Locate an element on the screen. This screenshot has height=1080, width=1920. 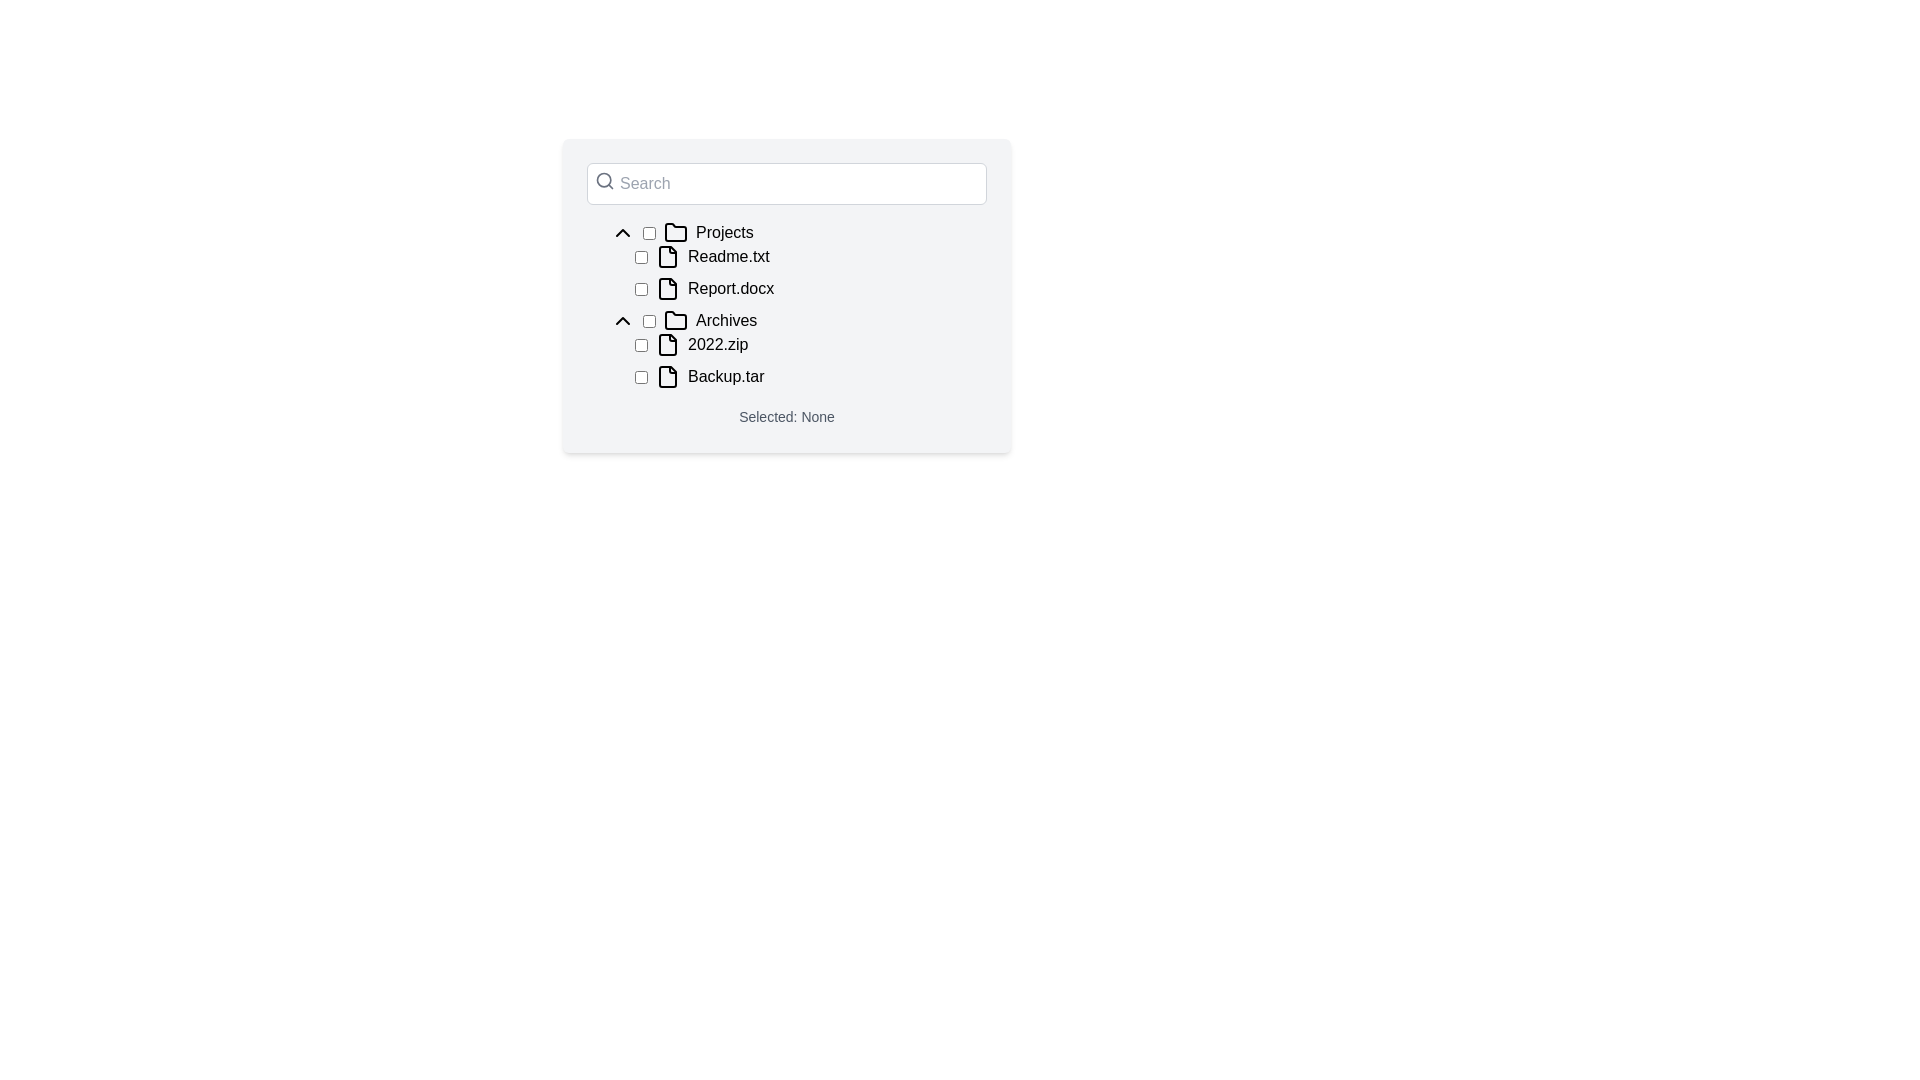
the static graphical icon representing the file '2022.zip' within the 'Archives' directory in the file tree is located at coordinates (667, 343).